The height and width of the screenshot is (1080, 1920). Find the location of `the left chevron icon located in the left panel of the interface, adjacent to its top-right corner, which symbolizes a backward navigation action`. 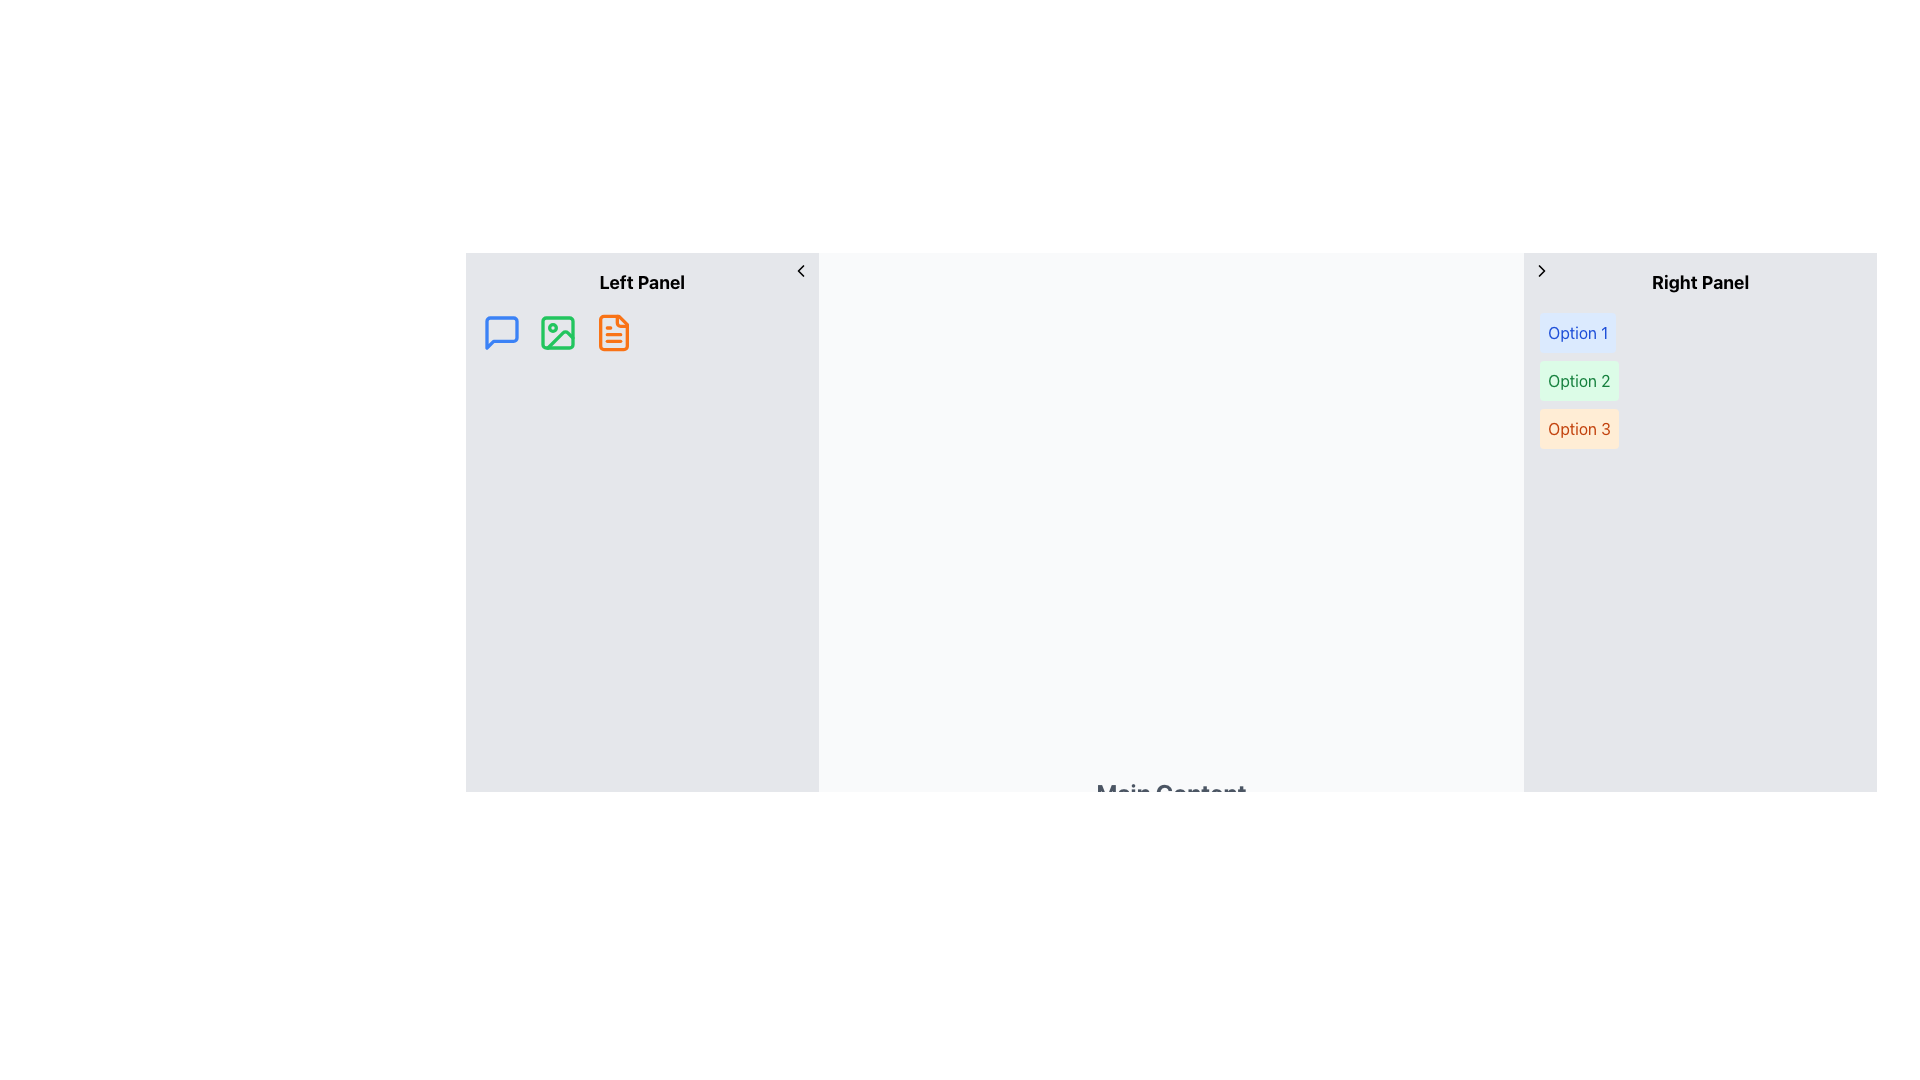

the left chevron icon located in the left panel of the interface, adjacent to its top-right corner, which symbolizes a backward navigation action is located at coordinates (800, 270).